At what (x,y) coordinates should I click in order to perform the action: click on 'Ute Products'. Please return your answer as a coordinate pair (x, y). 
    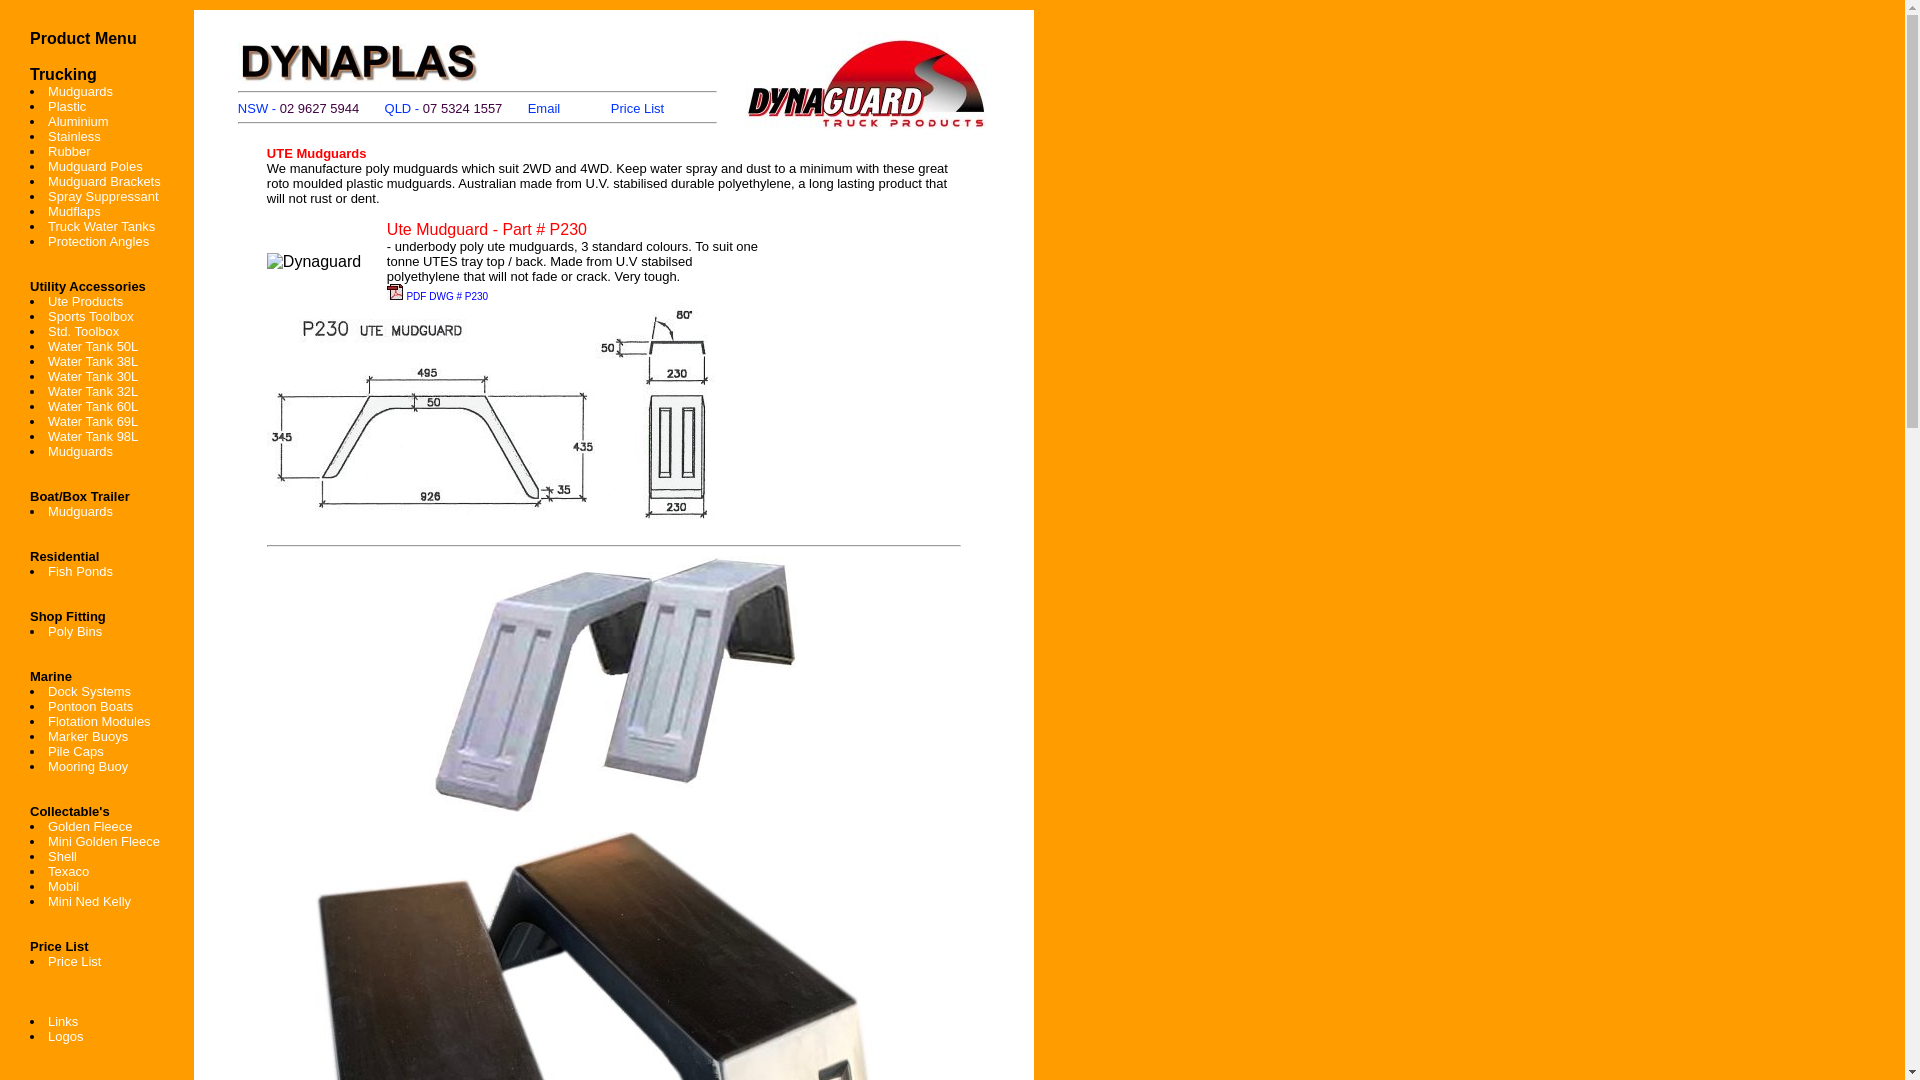
    Looking at the image, I should click on (84, 301).